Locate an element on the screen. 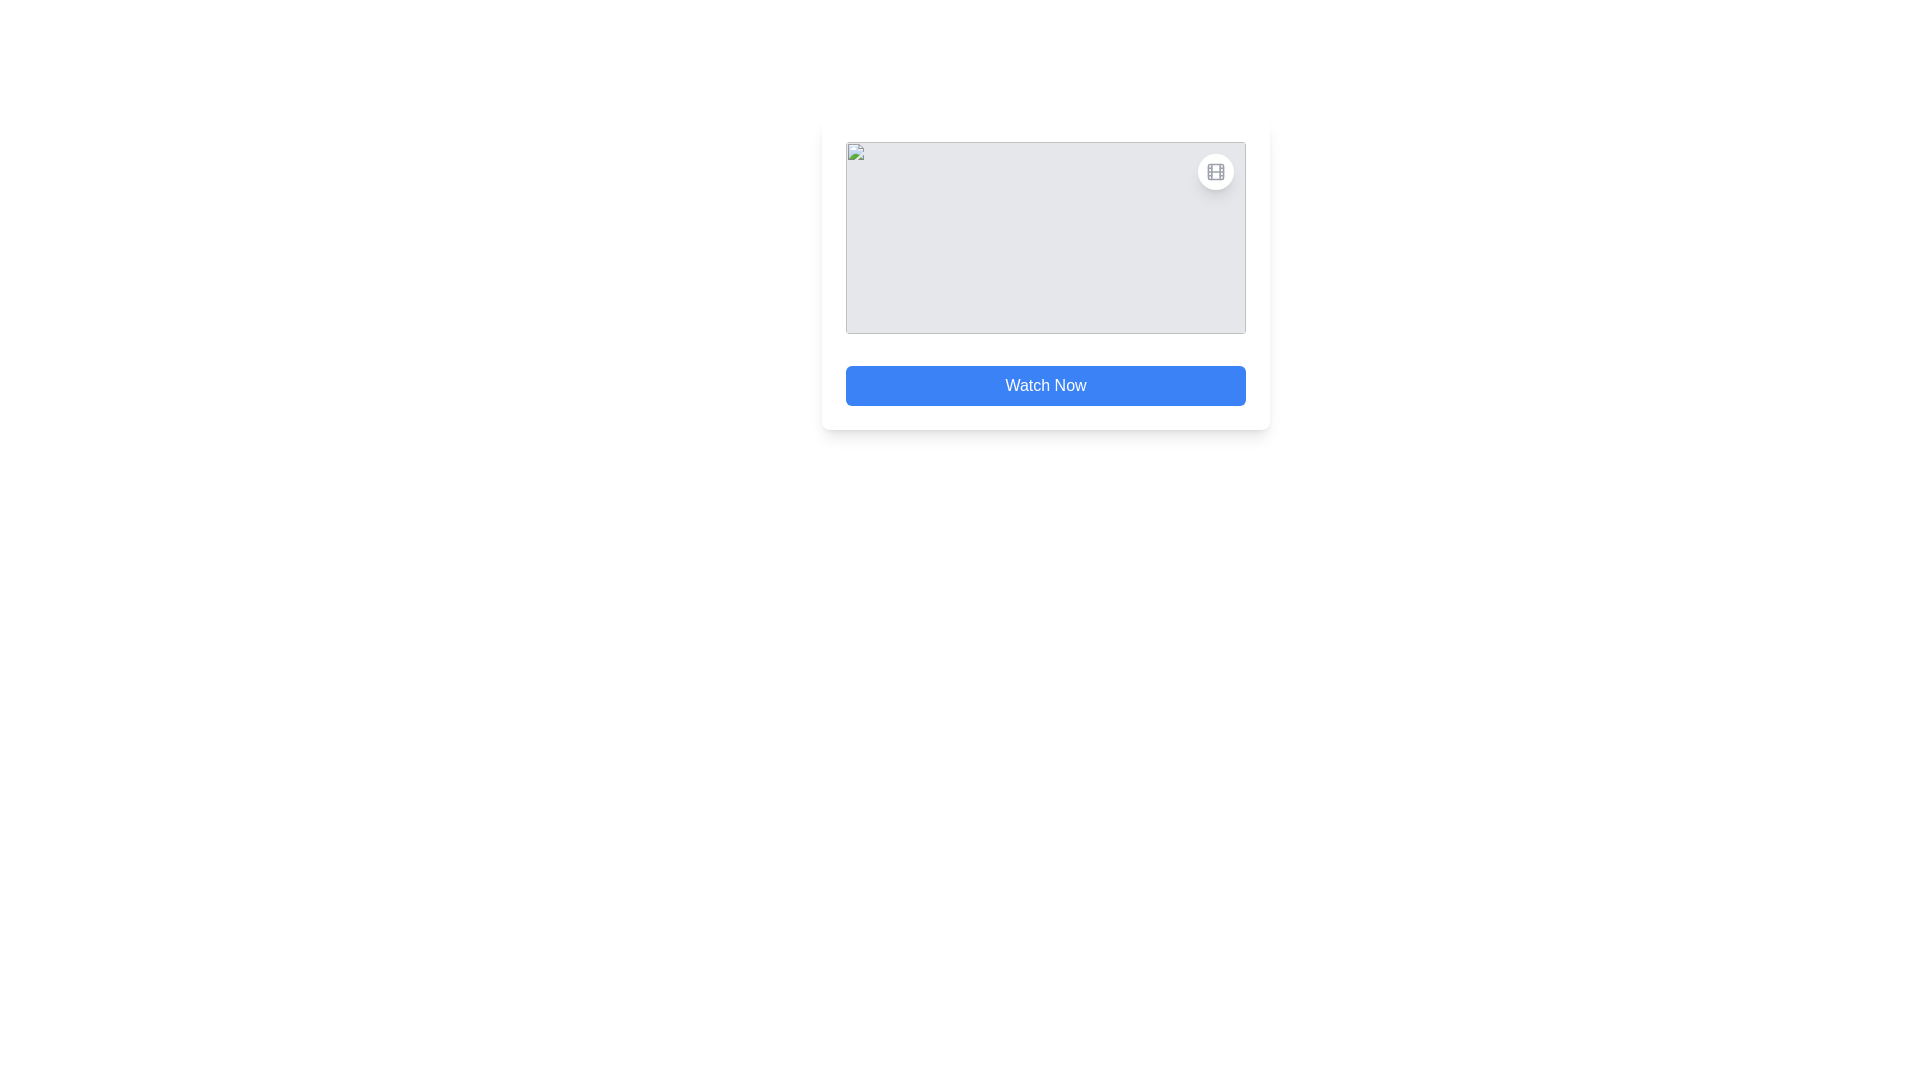  the 'Watch Now' button with a blue background and white text is located at coordinates (1045, 385).